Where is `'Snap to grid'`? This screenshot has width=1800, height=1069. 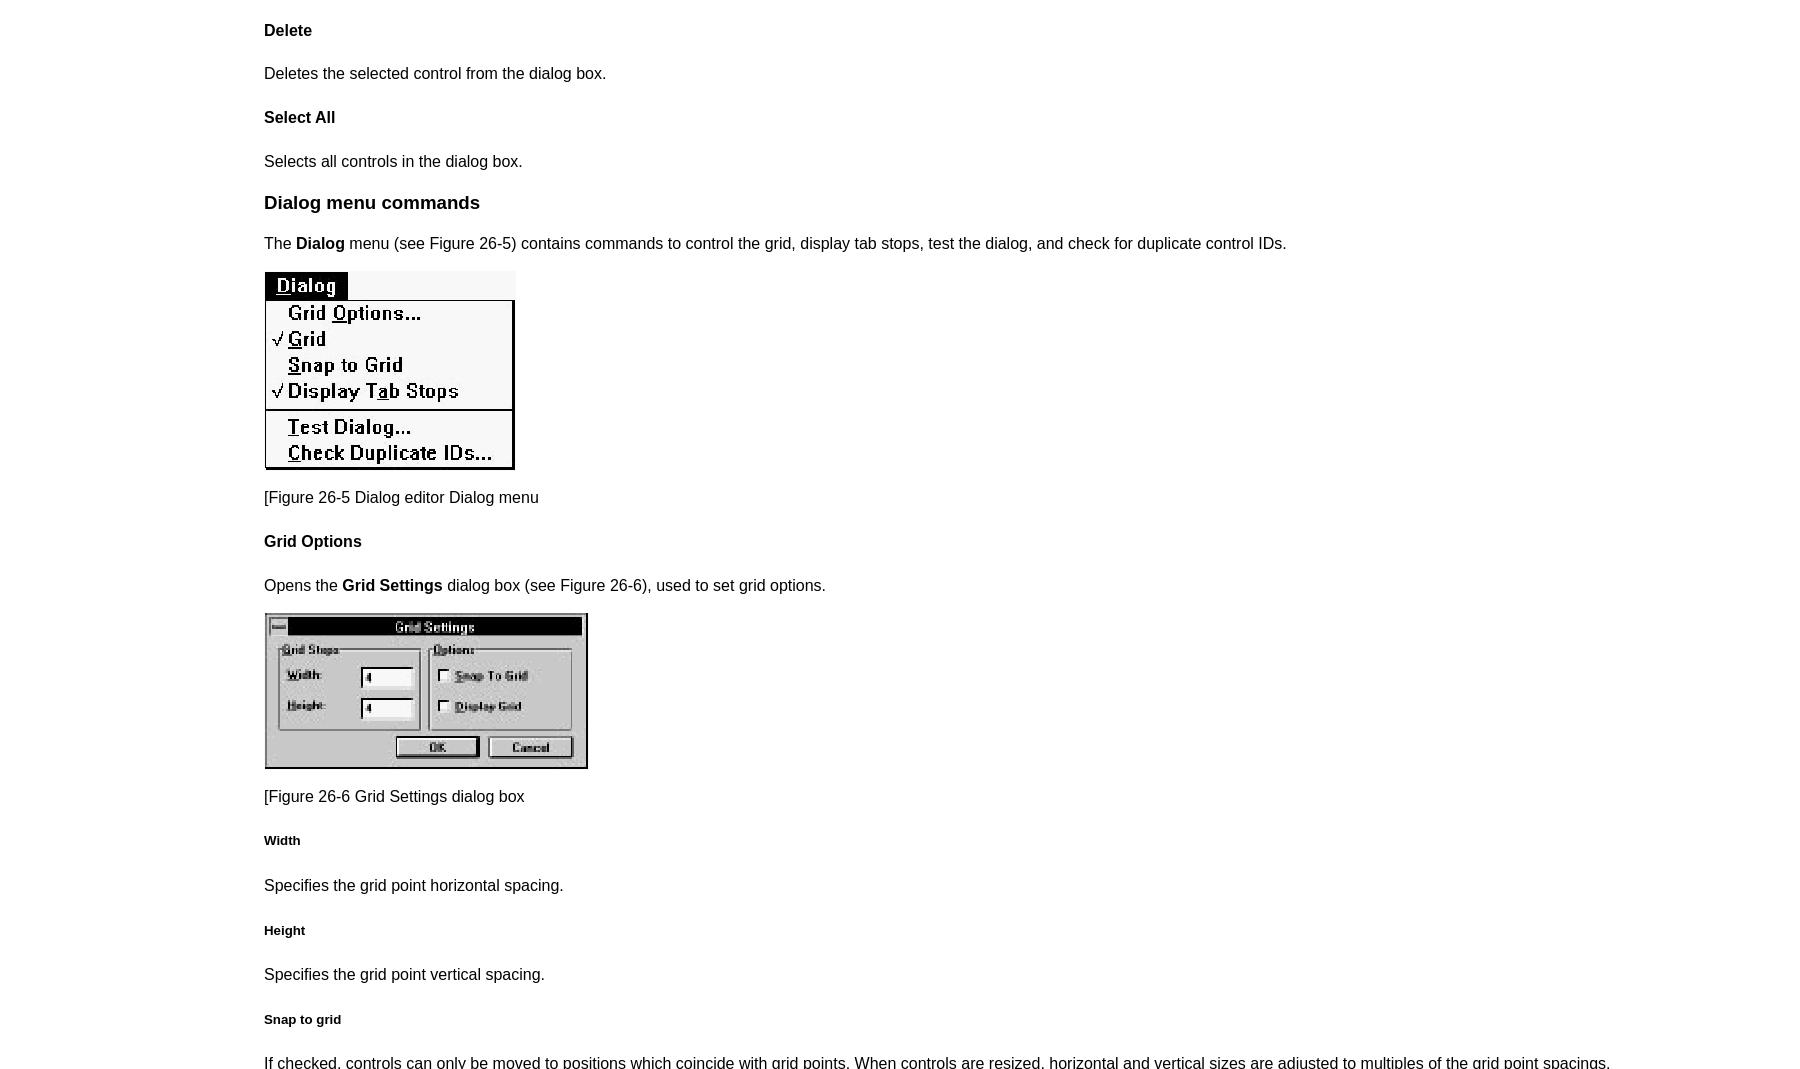
'Snap to grid' is located at coordinates (301, 1018).